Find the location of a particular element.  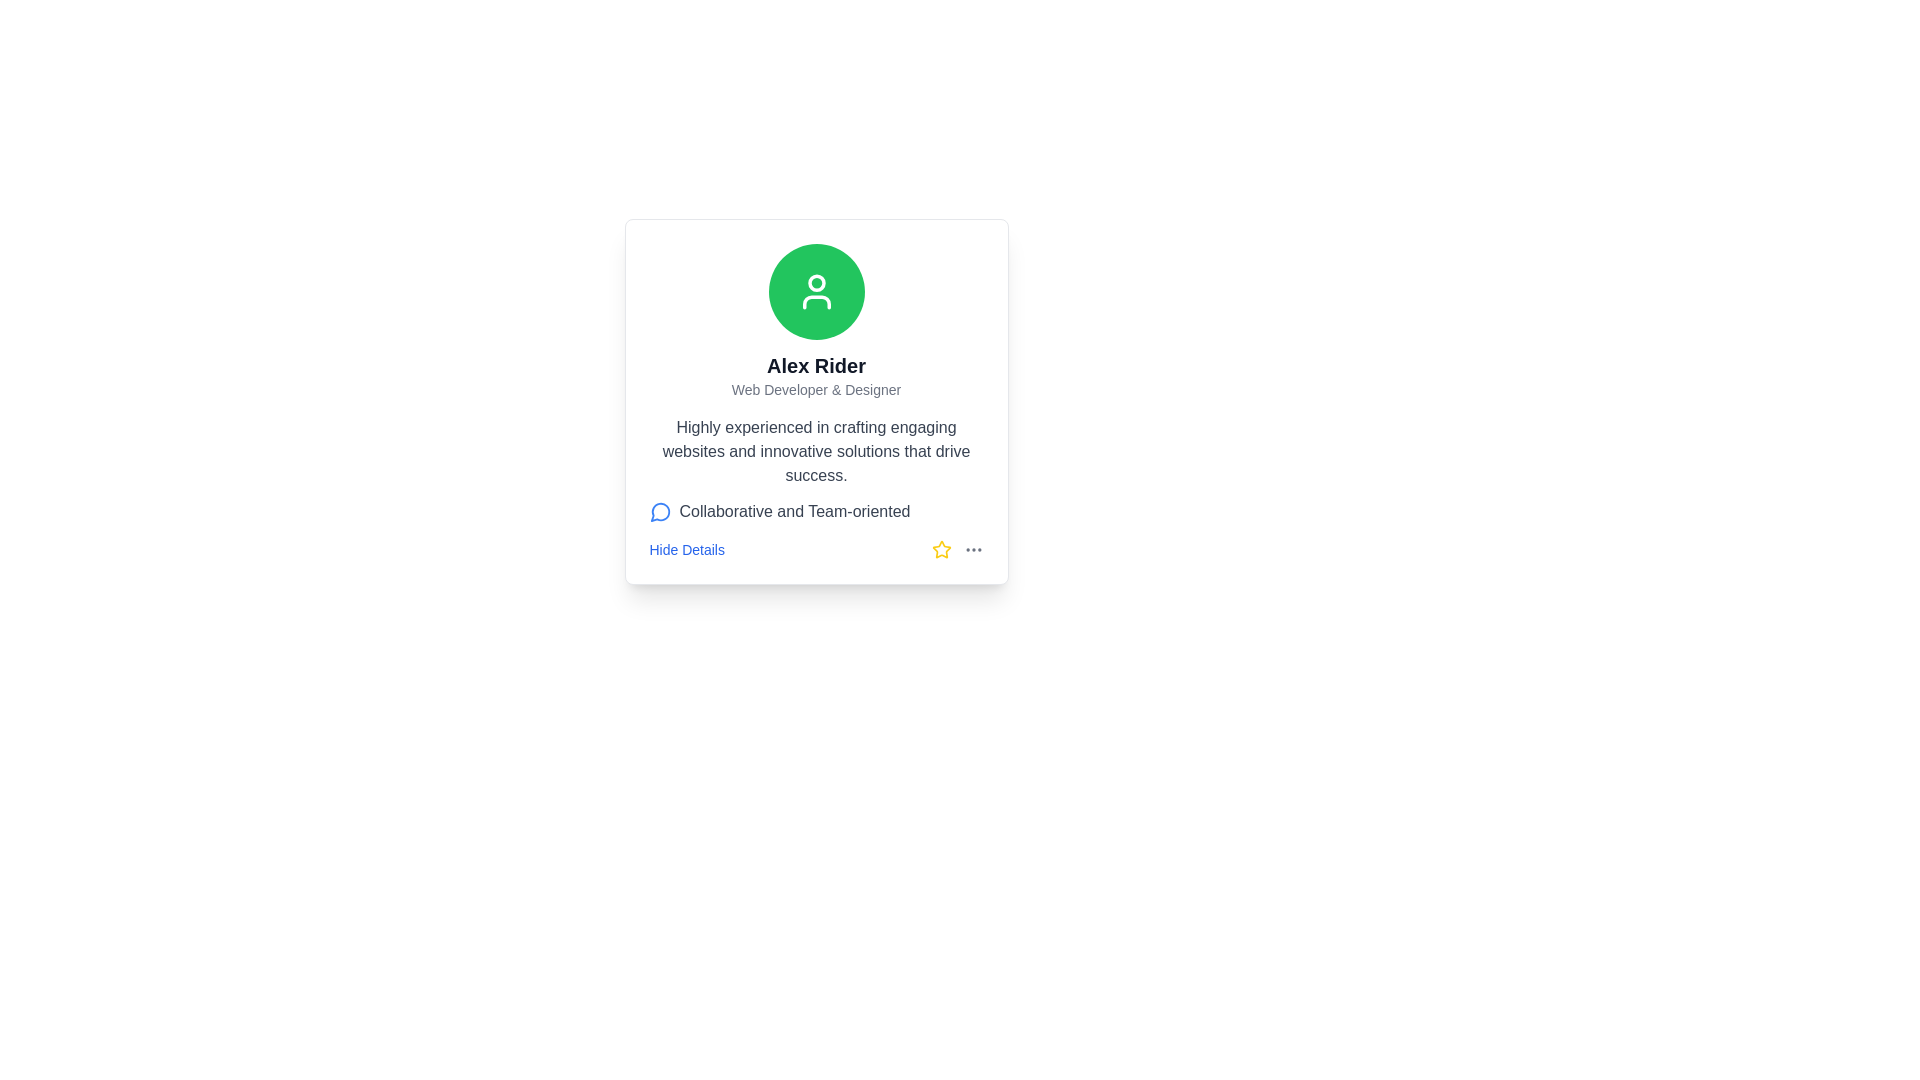

the descriptive information text block that says 'Collaborative and Team-oriented' with a blue conversation bubble icon, located below the text 'Highly experienced in crafting engaging websites and innovative solutions that drive success' is located at coordinates (816, 511).